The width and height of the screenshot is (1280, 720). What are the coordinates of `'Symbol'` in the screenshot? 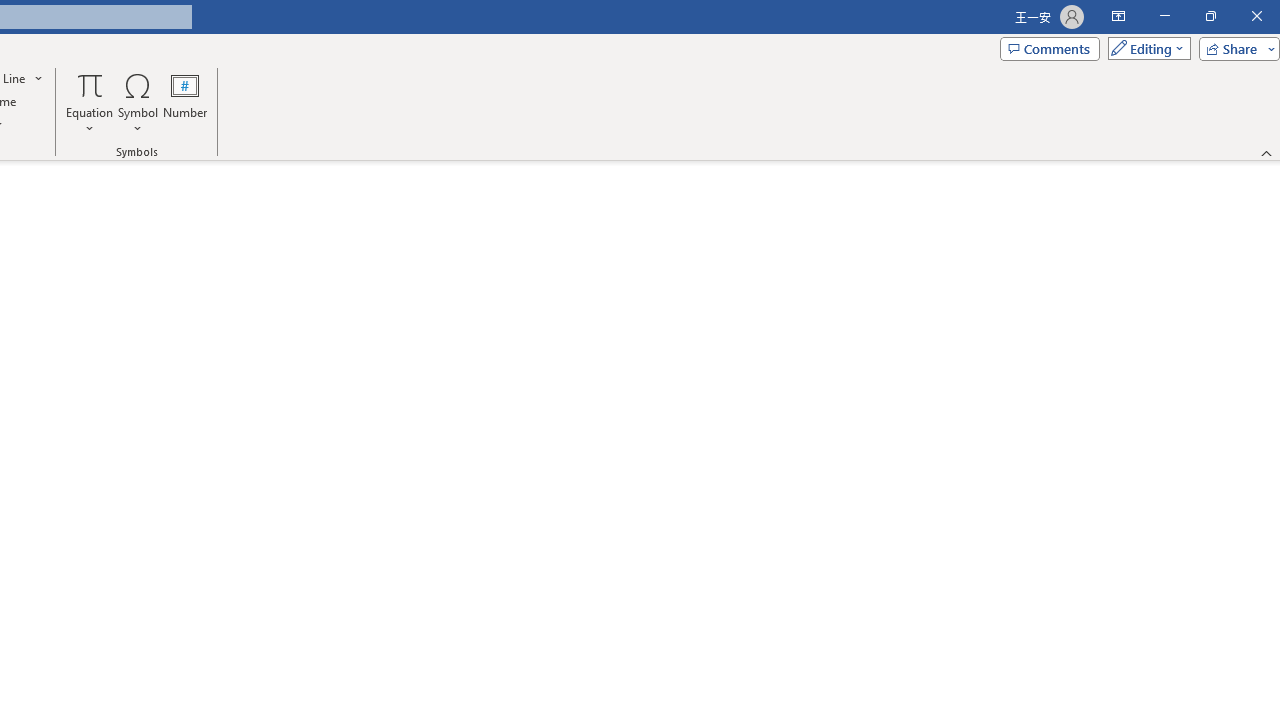 It's located at (137, 103).